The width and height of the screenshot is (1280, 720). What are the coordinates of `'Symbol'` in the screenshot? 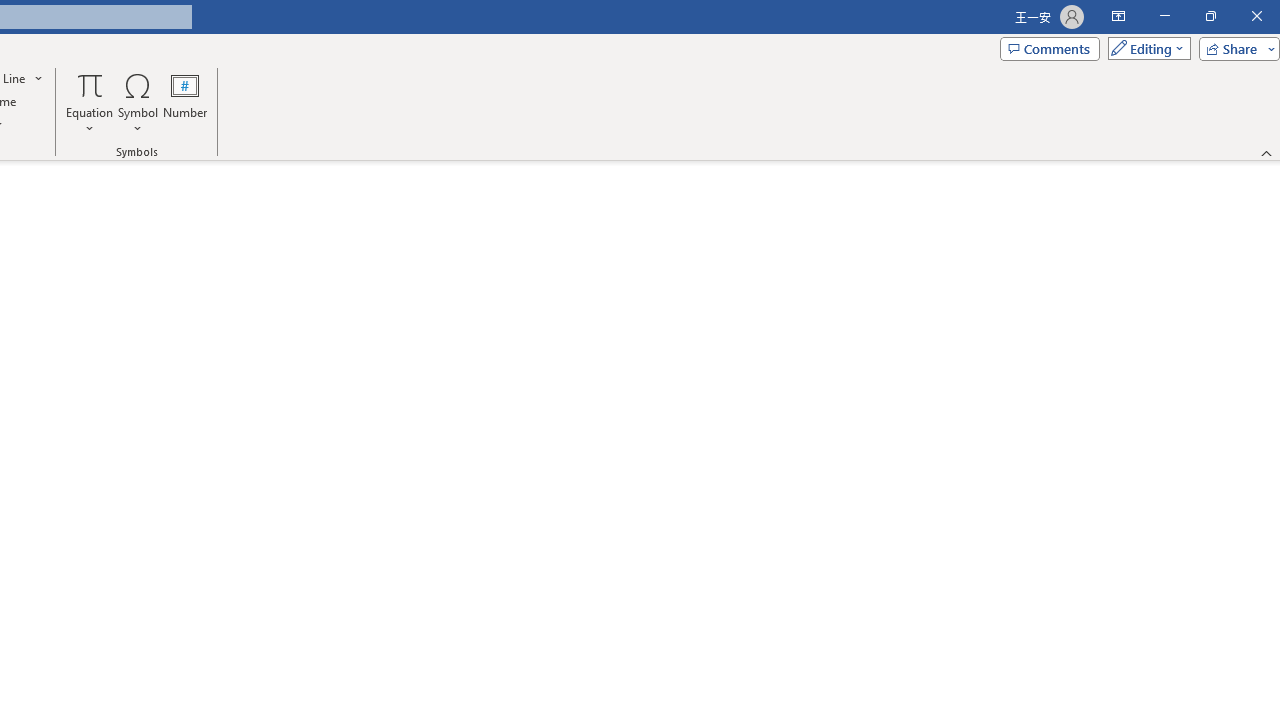 It's located at (137, 103).